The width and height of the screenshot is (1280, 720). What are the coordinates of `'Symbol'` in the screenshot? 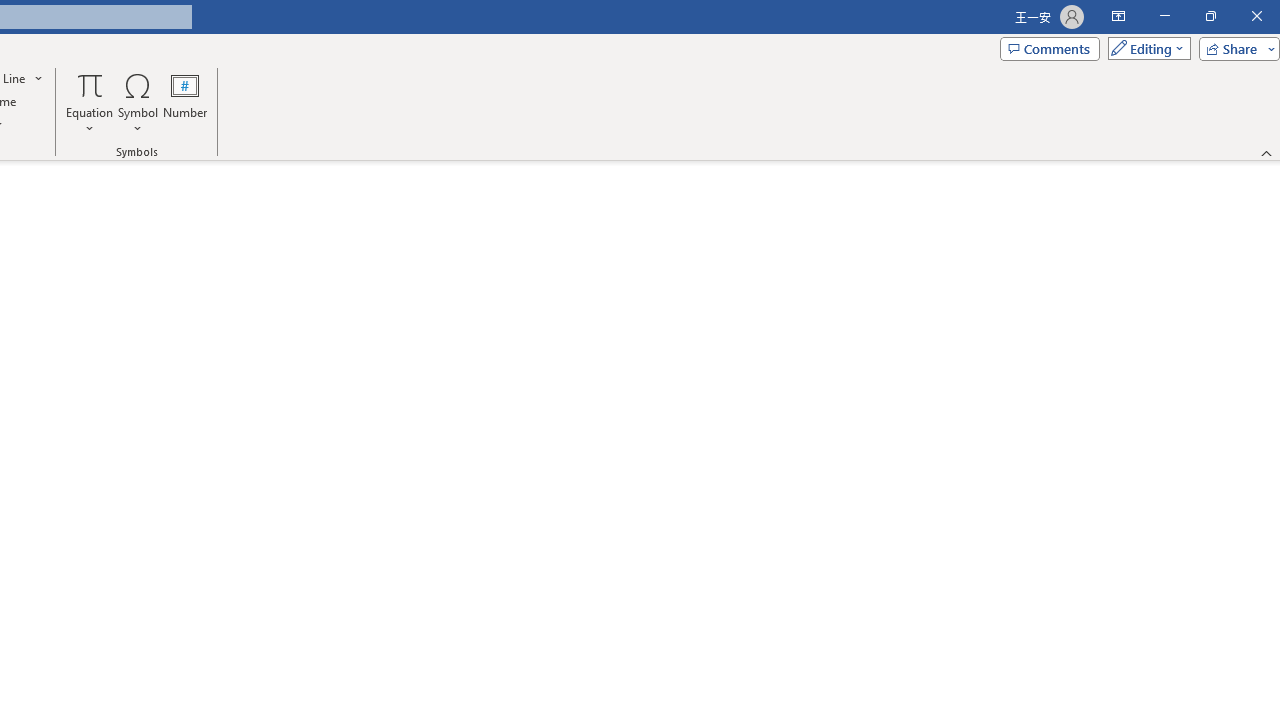 It's located at (137, 103).